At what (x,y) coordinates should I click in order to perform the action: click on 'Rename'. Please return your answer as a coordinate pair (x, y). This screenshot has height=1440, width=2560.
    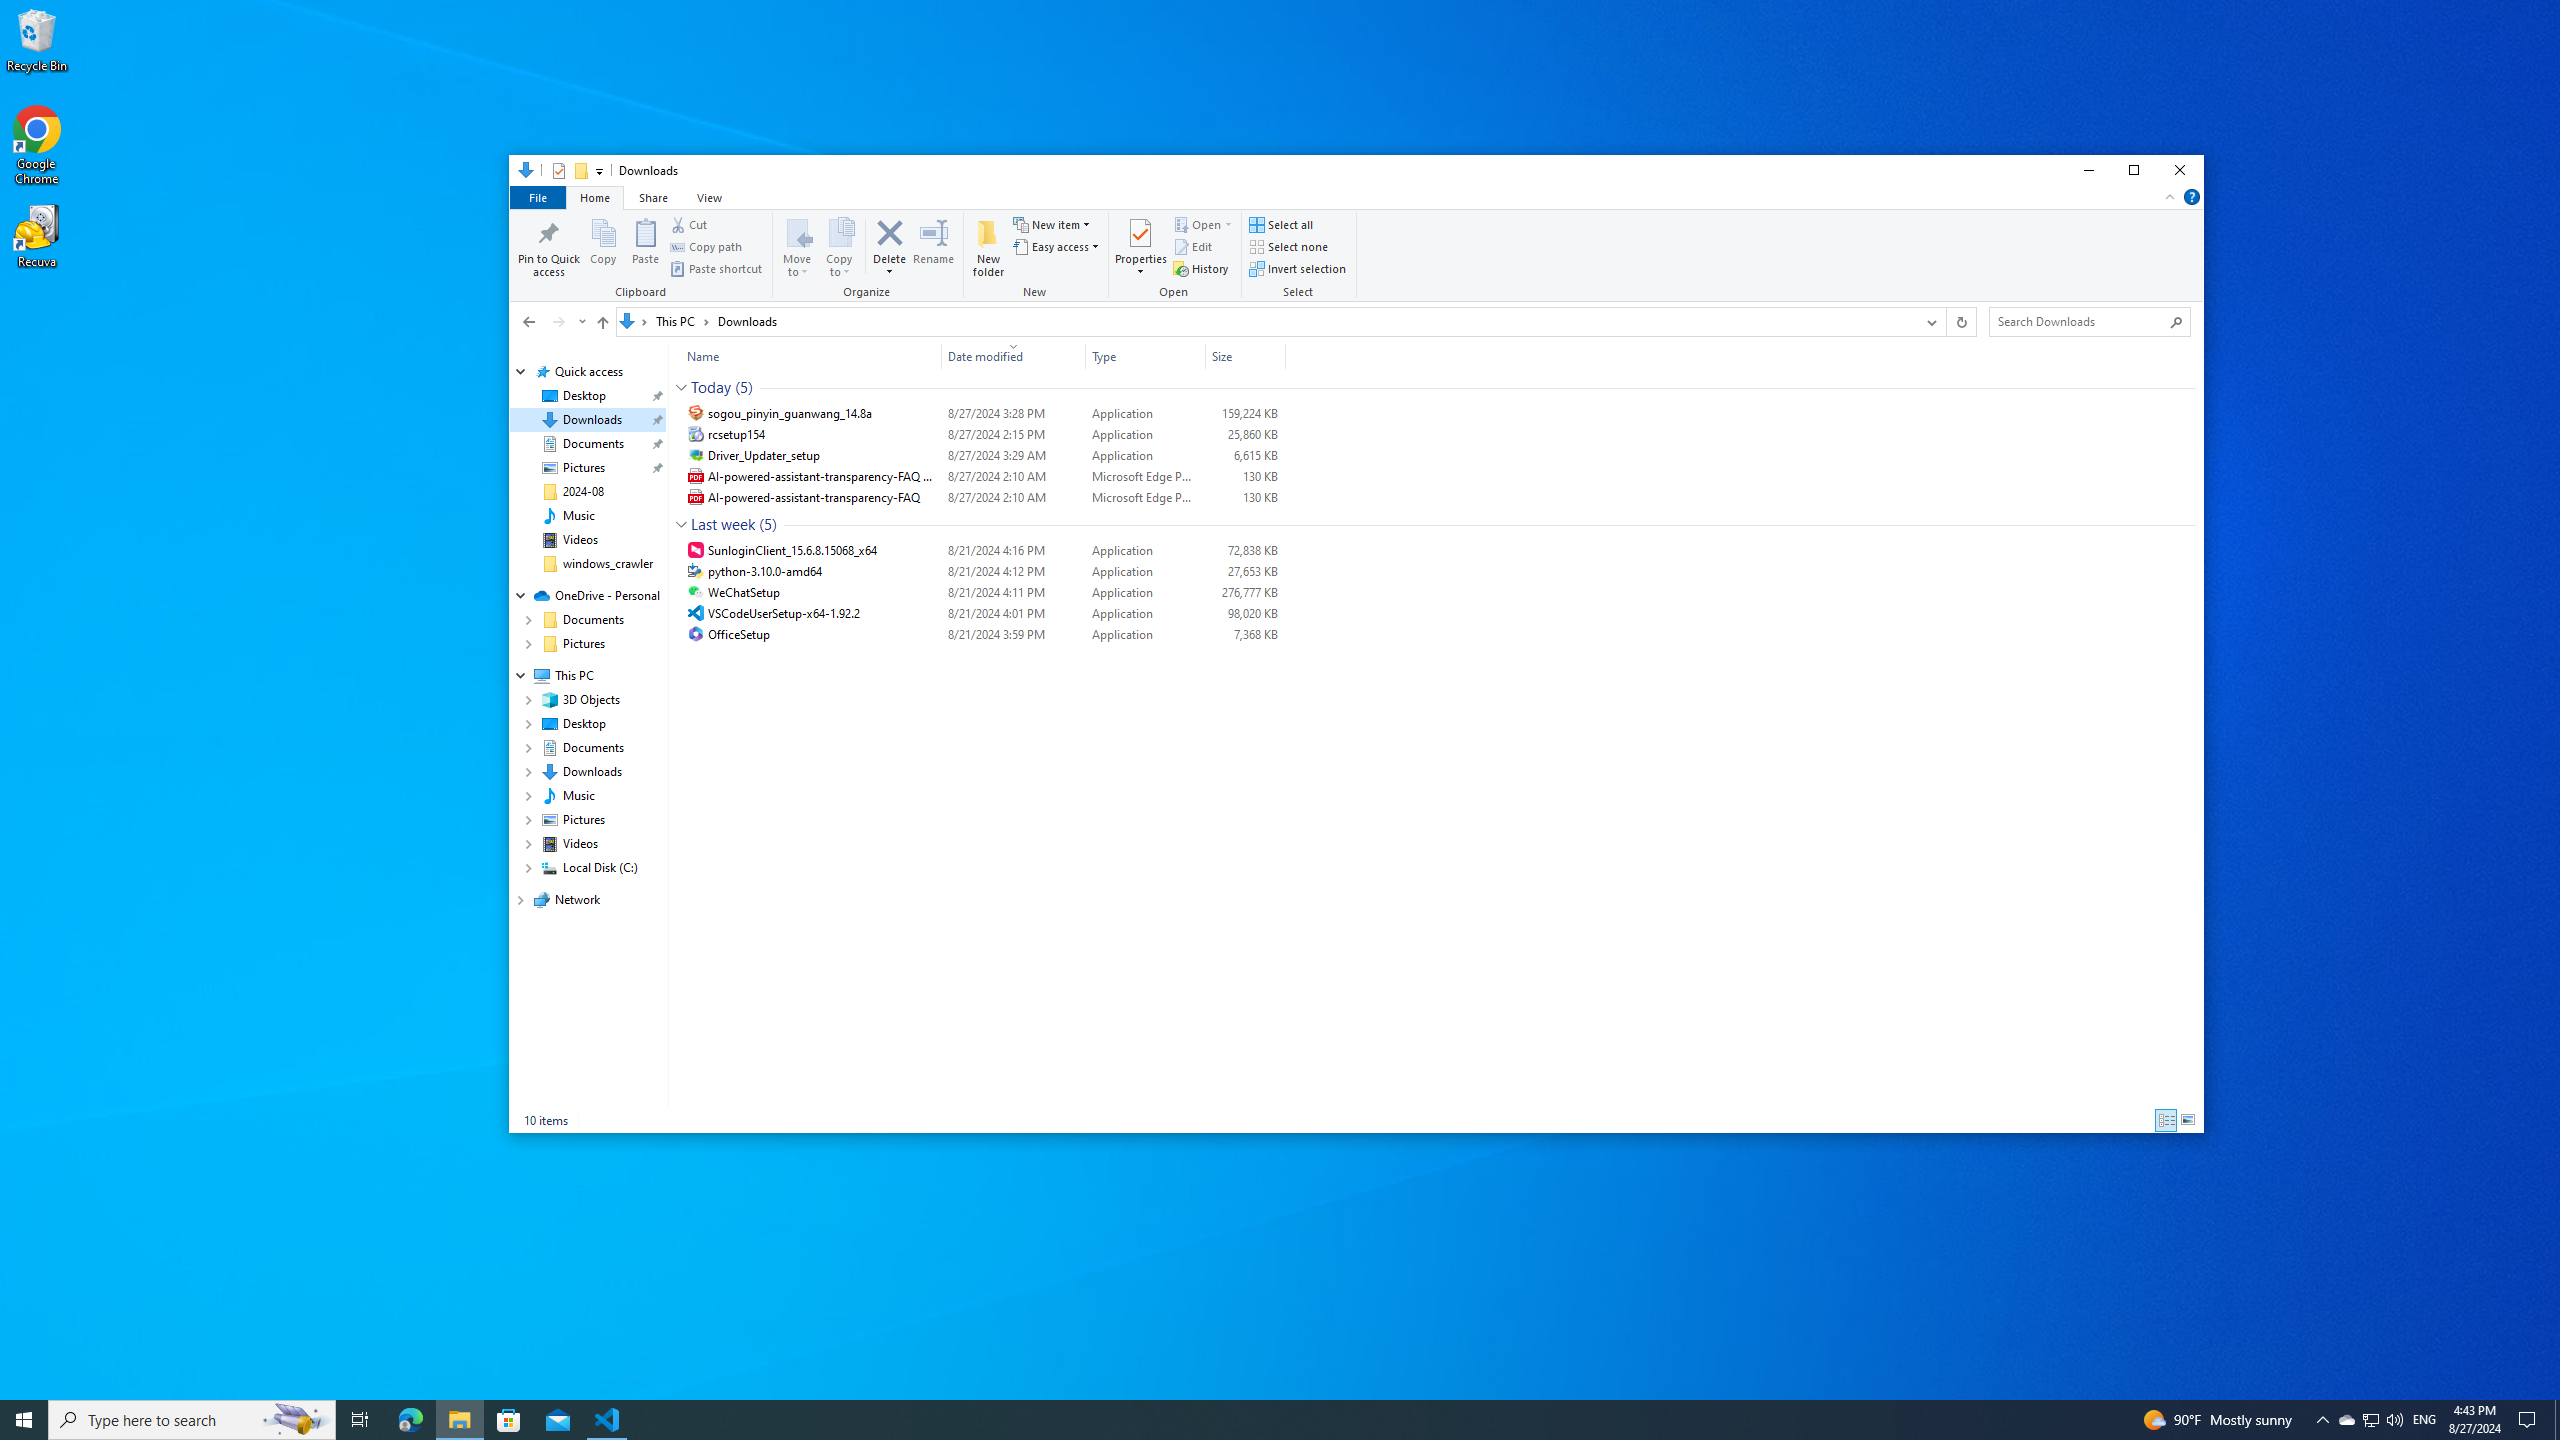
    Looking at the image, I should click on (933, 245).